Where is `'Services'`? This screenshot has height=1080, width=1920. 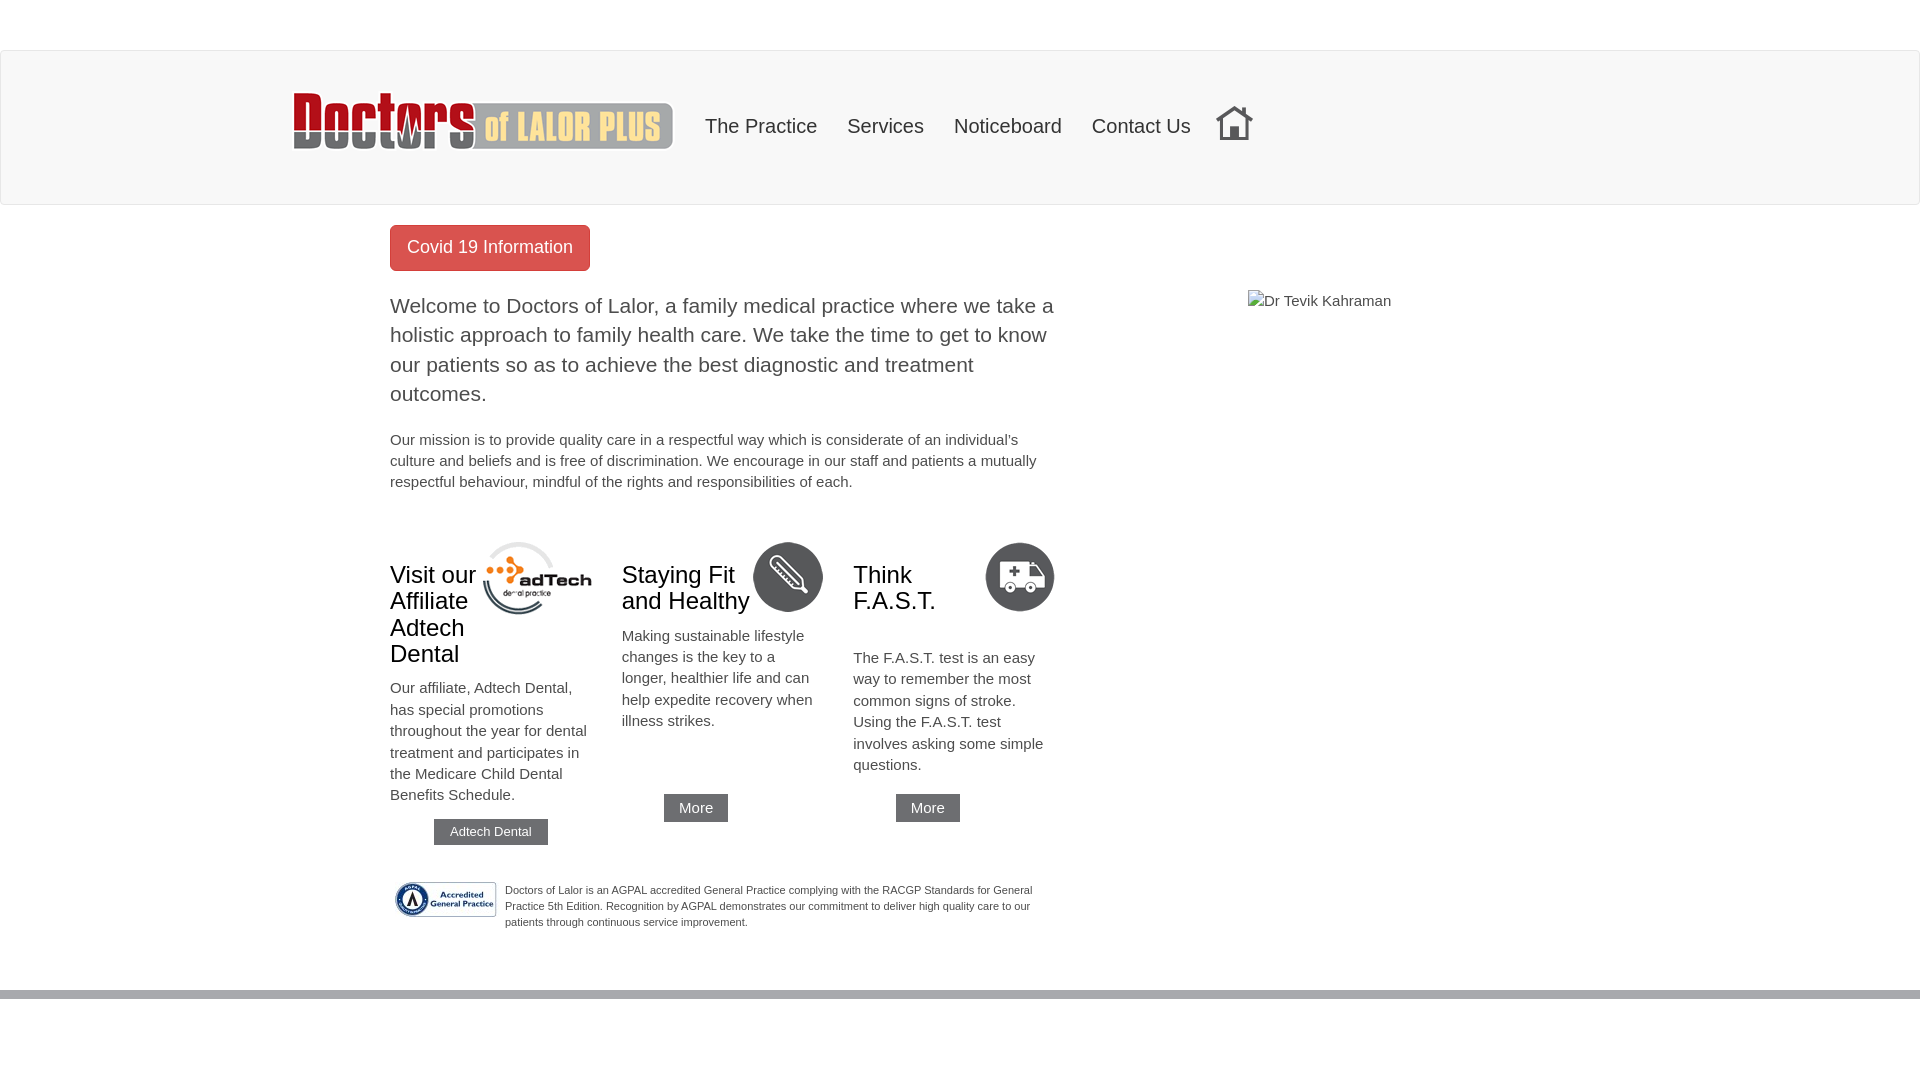 'Services' is located at coordinates (884, 120).